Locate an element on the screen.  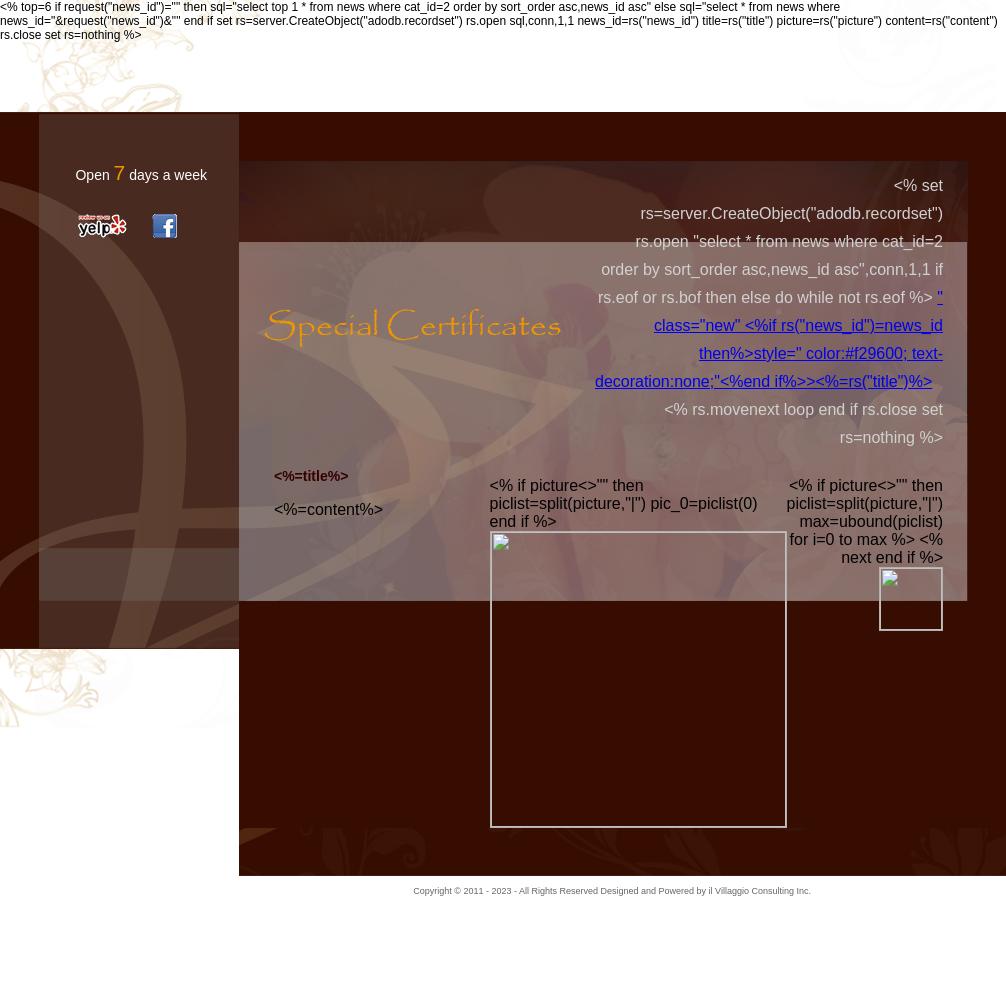
'<%=title%>' is located at coordinates (309, 475).